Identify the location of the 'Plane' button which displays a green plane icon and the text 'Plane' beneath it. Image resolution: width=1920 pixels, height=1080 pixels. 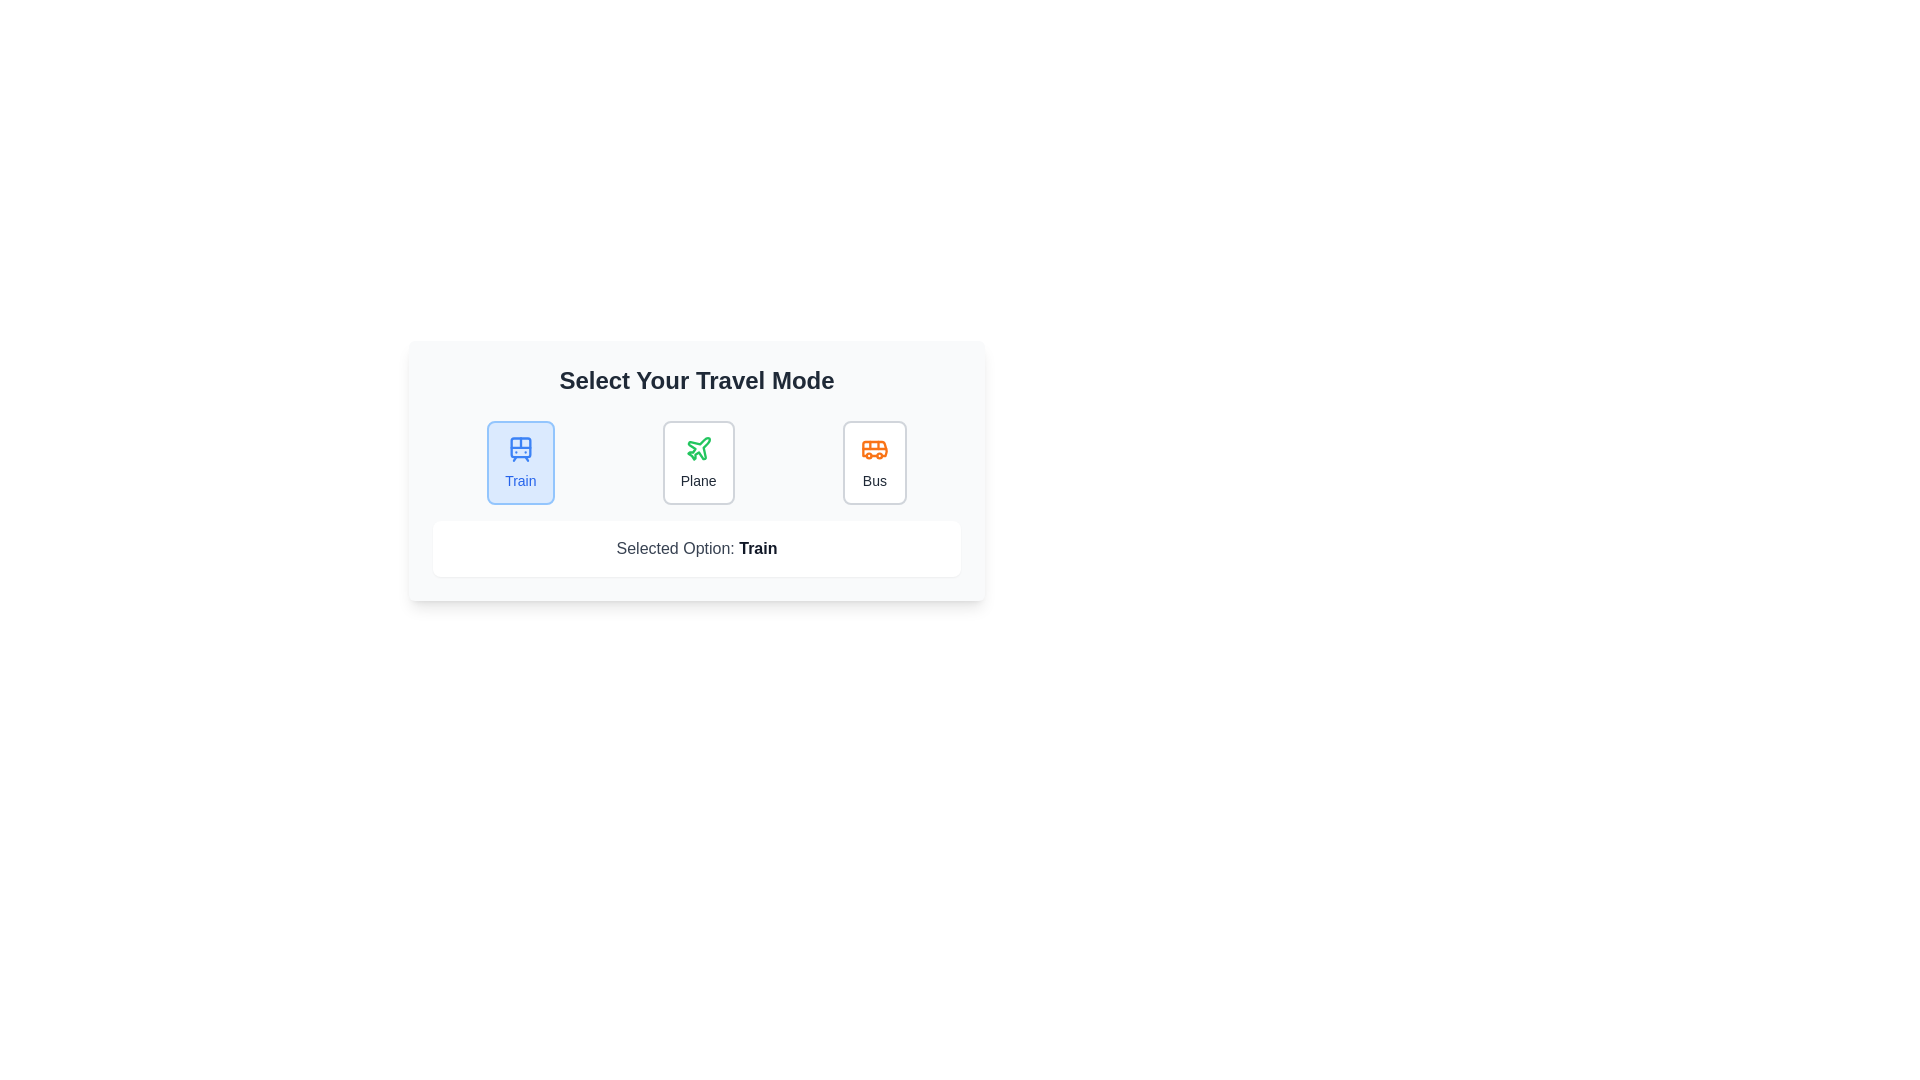
(698, 462).